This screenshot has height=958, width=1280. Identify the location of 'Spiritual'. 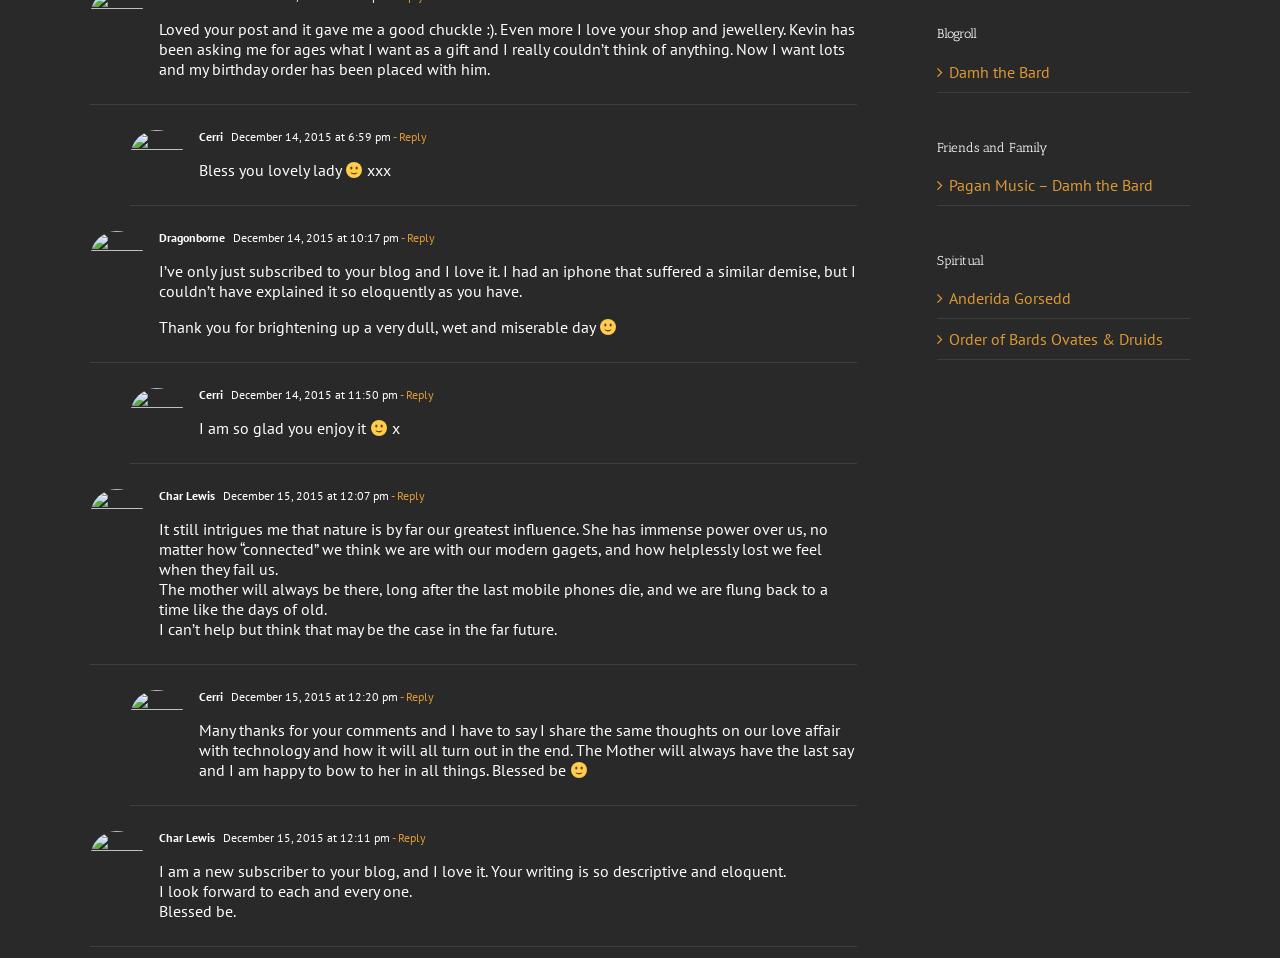
(960, 259).